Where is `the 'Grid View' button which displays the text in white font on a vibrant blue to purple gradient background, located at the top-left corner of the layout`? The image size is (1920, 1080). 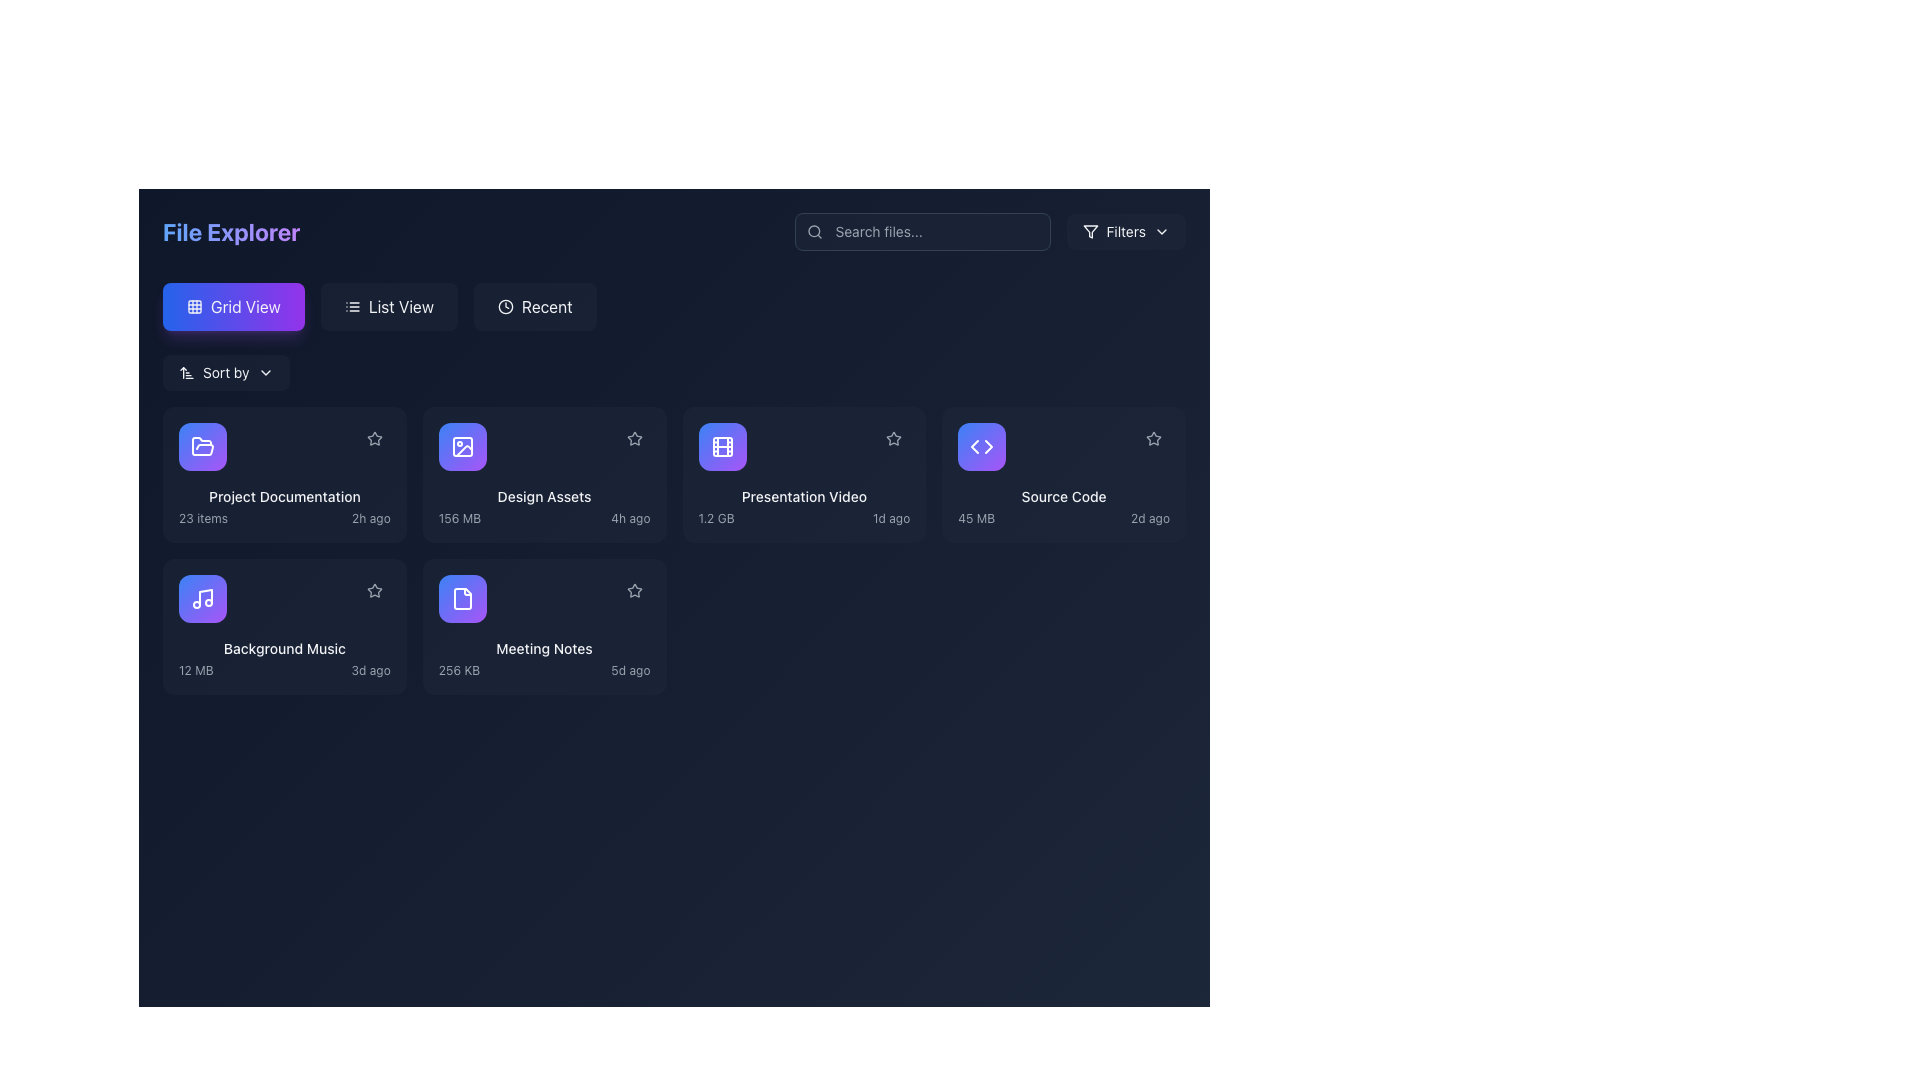
the 'Grid View' button which displays the text in white font on a vibrant blue to purple gradient background, located at the top-left corner of the layout is located at coordinates (244, 307).